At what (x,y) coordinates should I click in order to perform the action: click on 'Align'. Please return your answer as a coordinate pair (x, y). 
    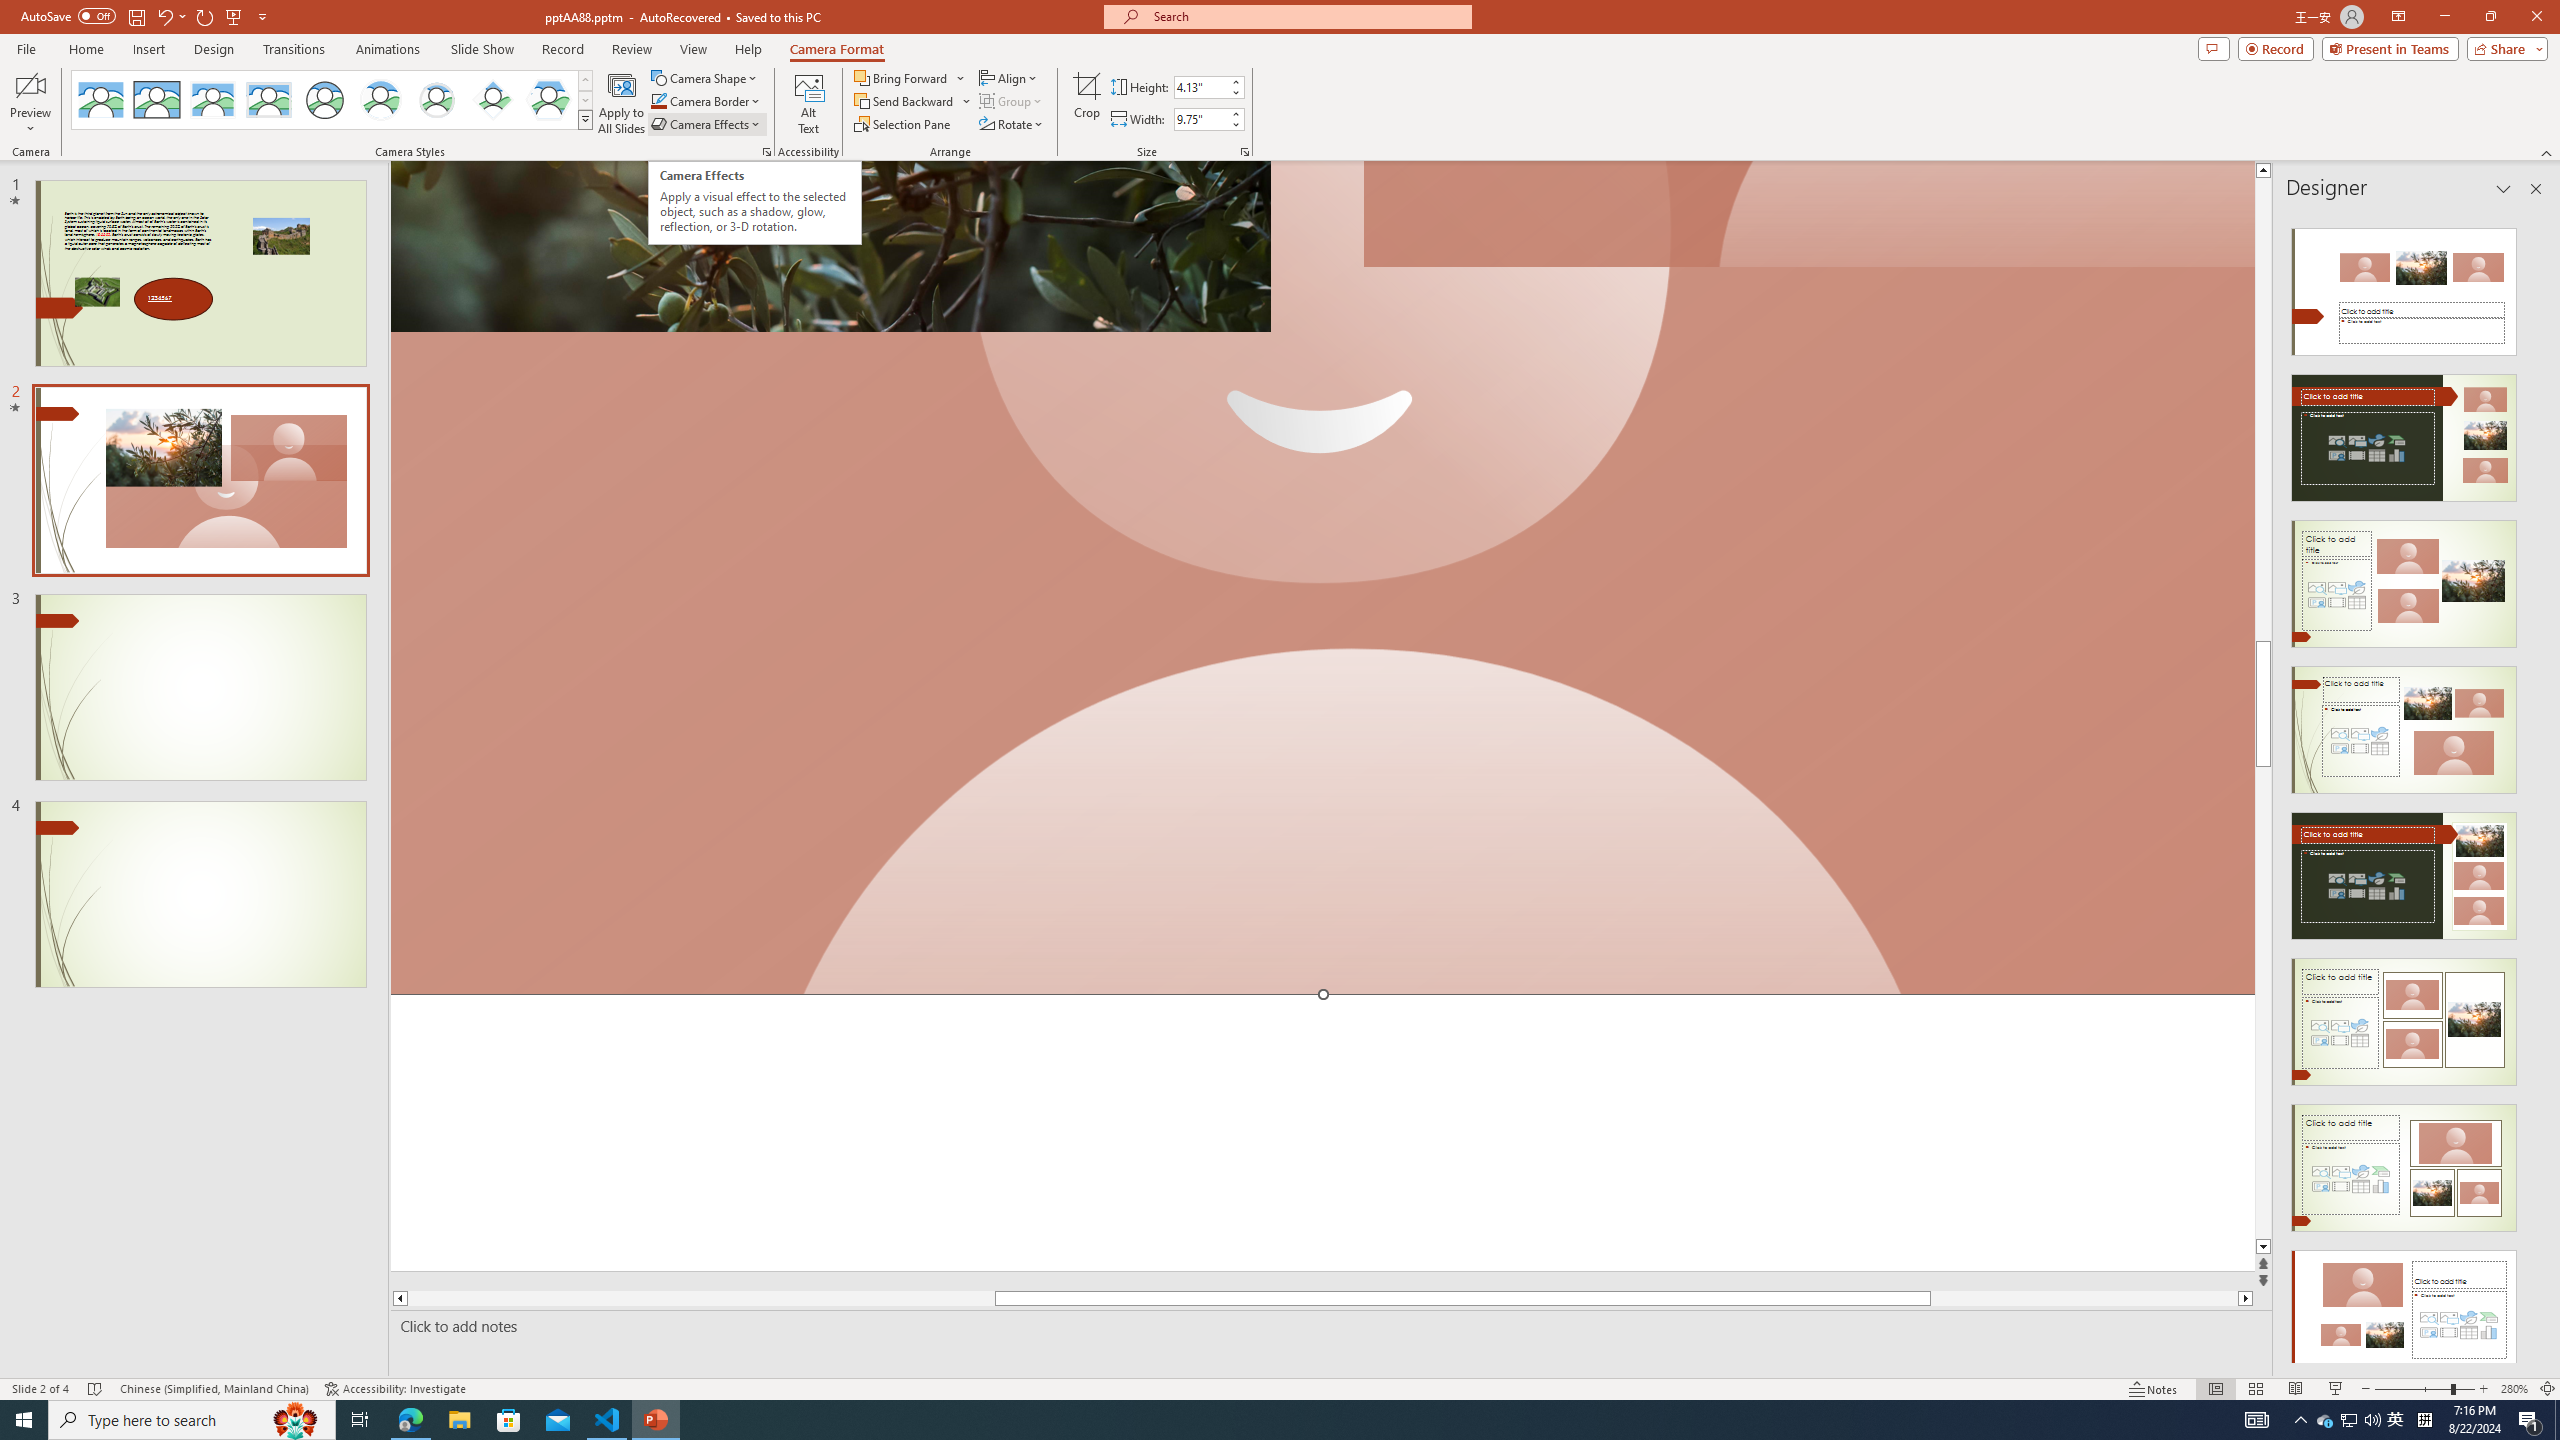
    Looking at the image, I should click on (1008, 77).